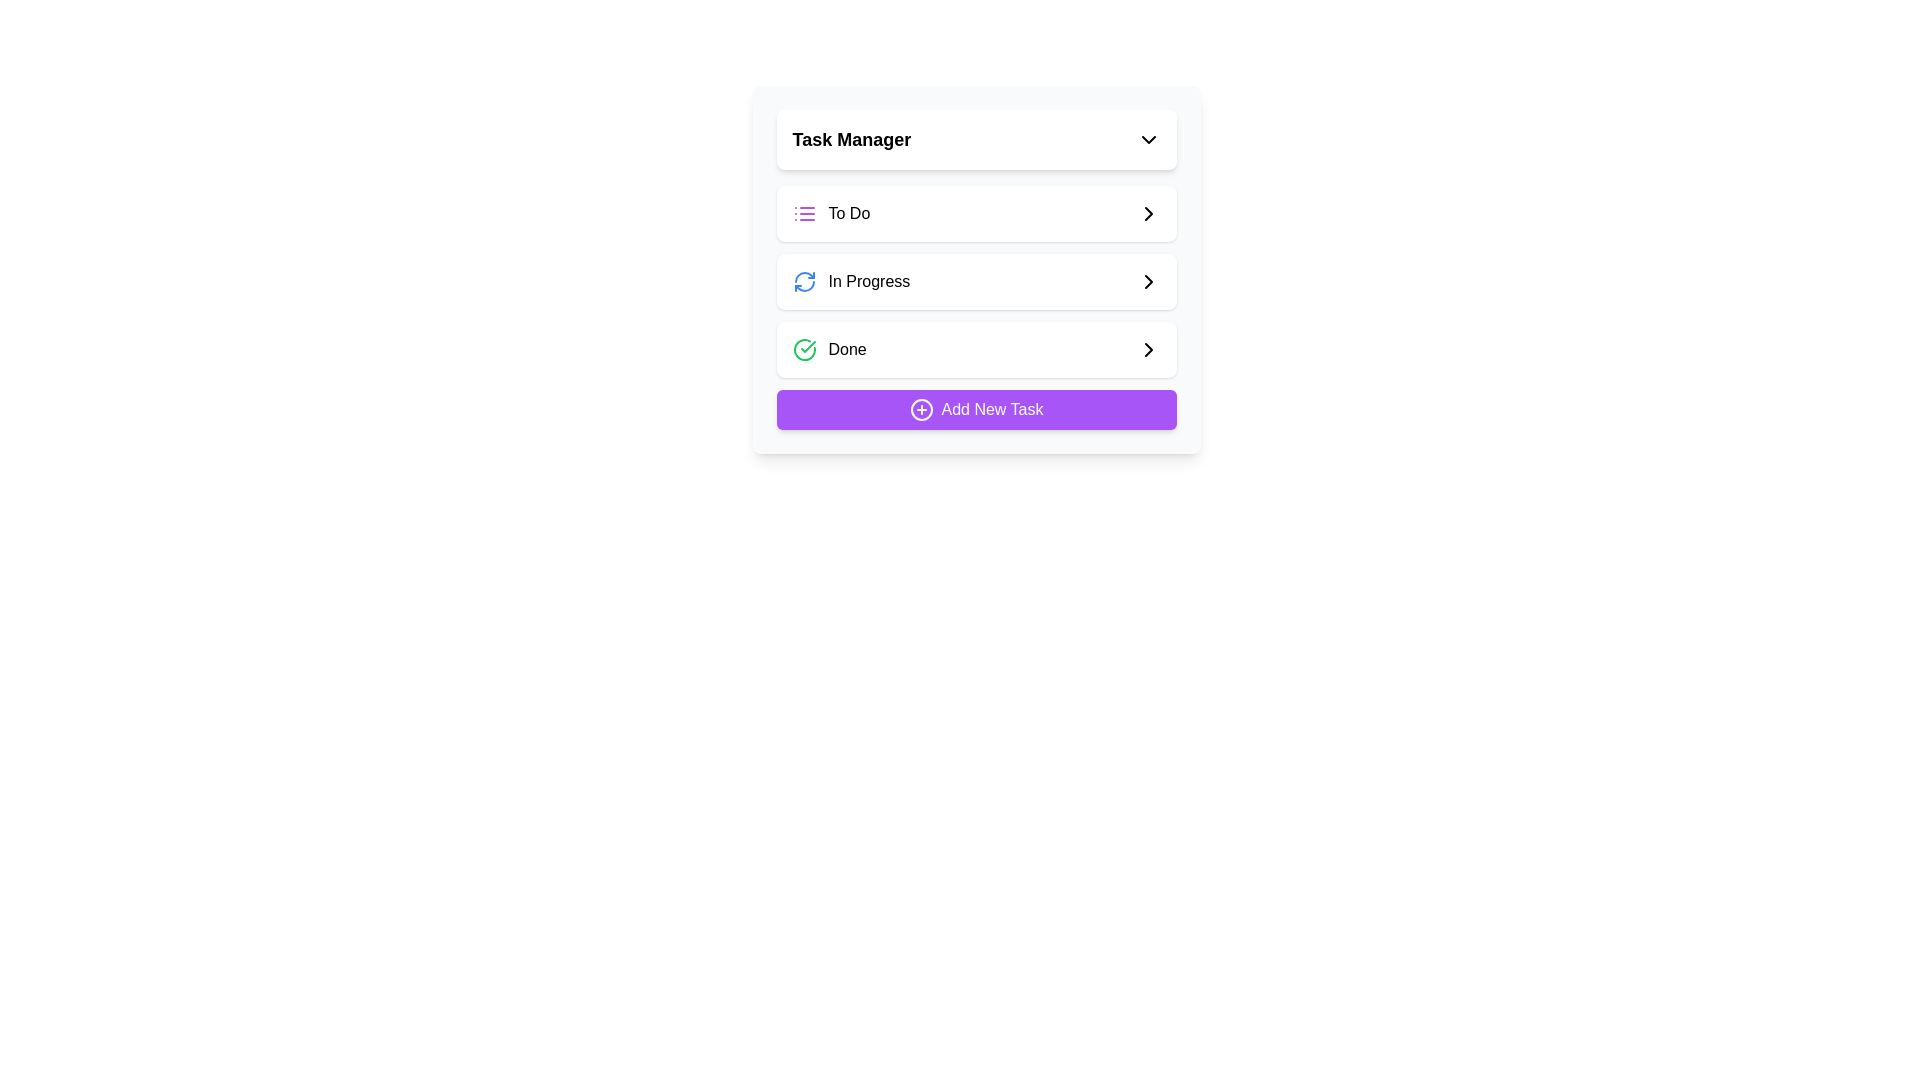 This screenshot has height=1080, width=1920. I want to click on the purple list icon located in the 'To Do' section, positioned left of the 'To Do' text, so click(804, 213).